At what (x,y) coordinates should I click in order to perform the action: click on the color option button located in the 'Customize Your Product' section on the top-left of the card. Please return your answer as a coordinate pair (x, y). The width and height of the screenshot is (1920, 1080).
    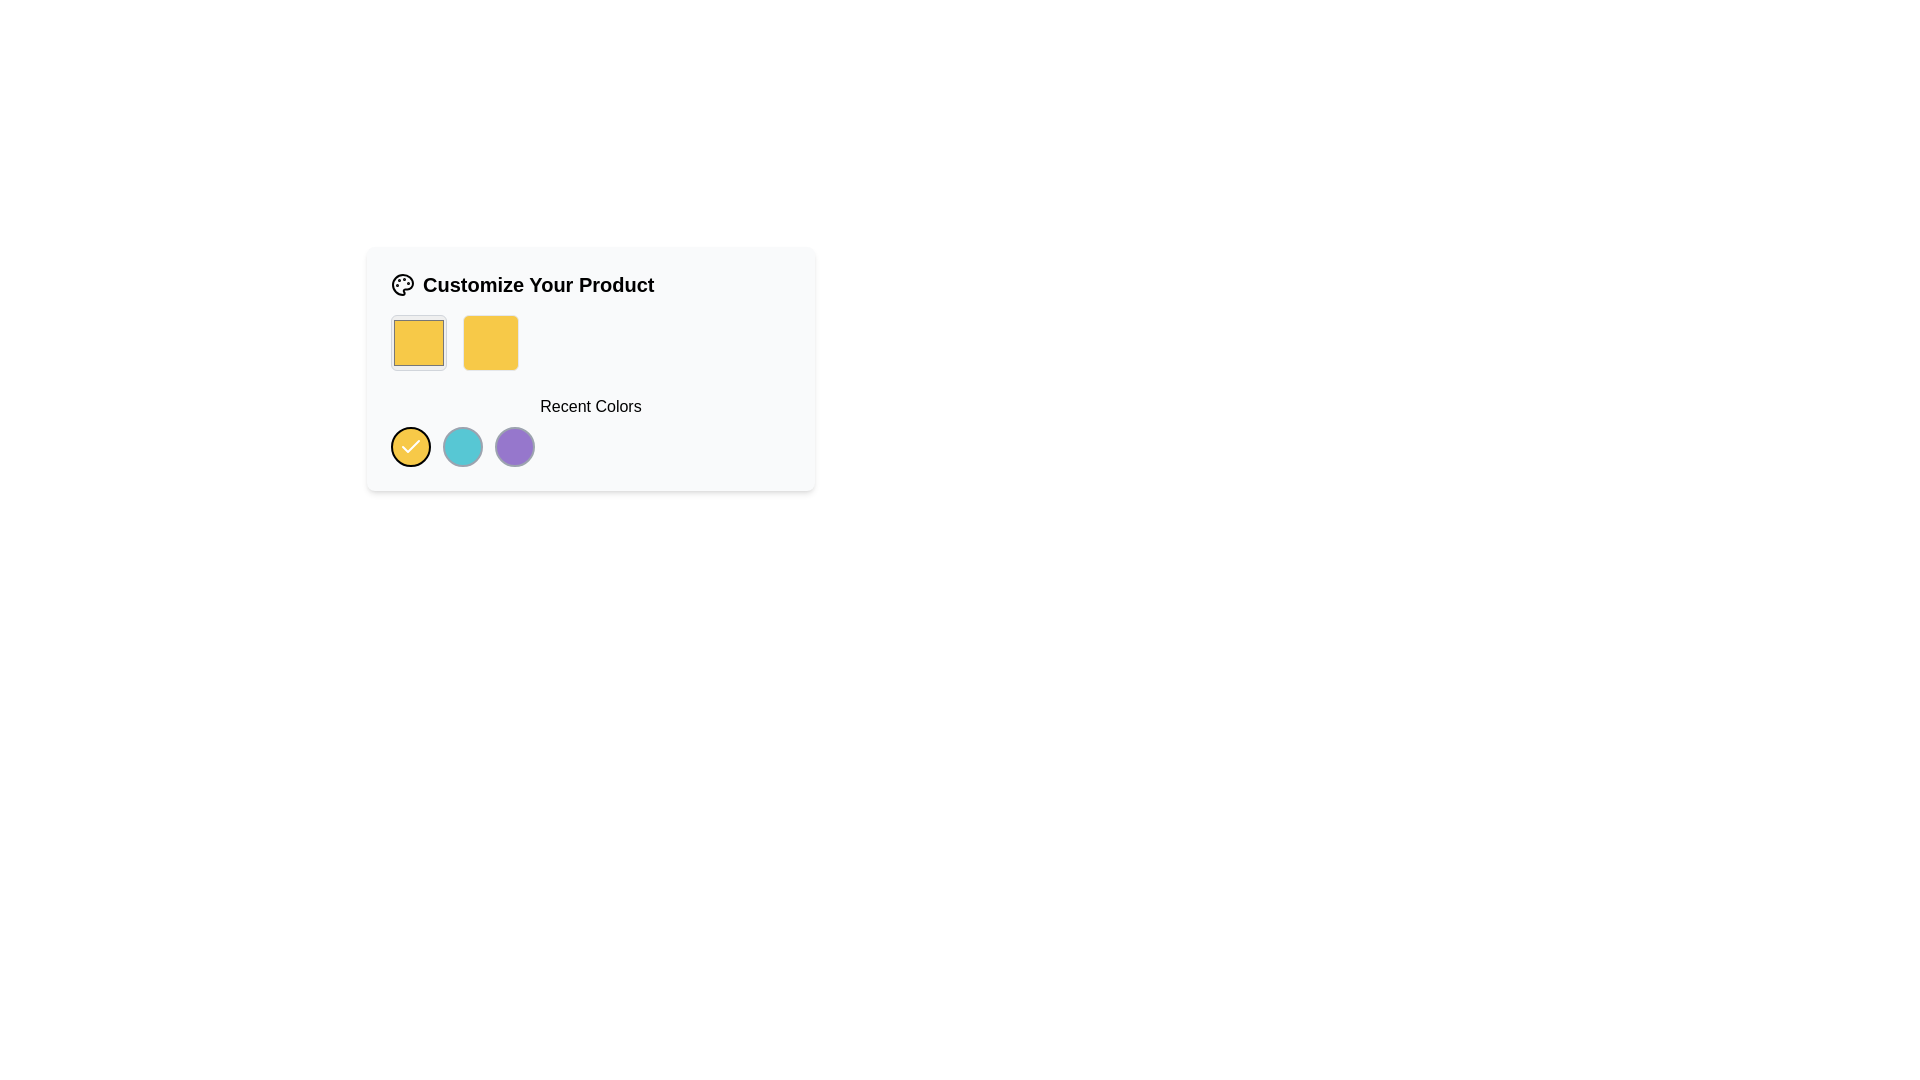
    Looking at the image, I should click on (417, 342).